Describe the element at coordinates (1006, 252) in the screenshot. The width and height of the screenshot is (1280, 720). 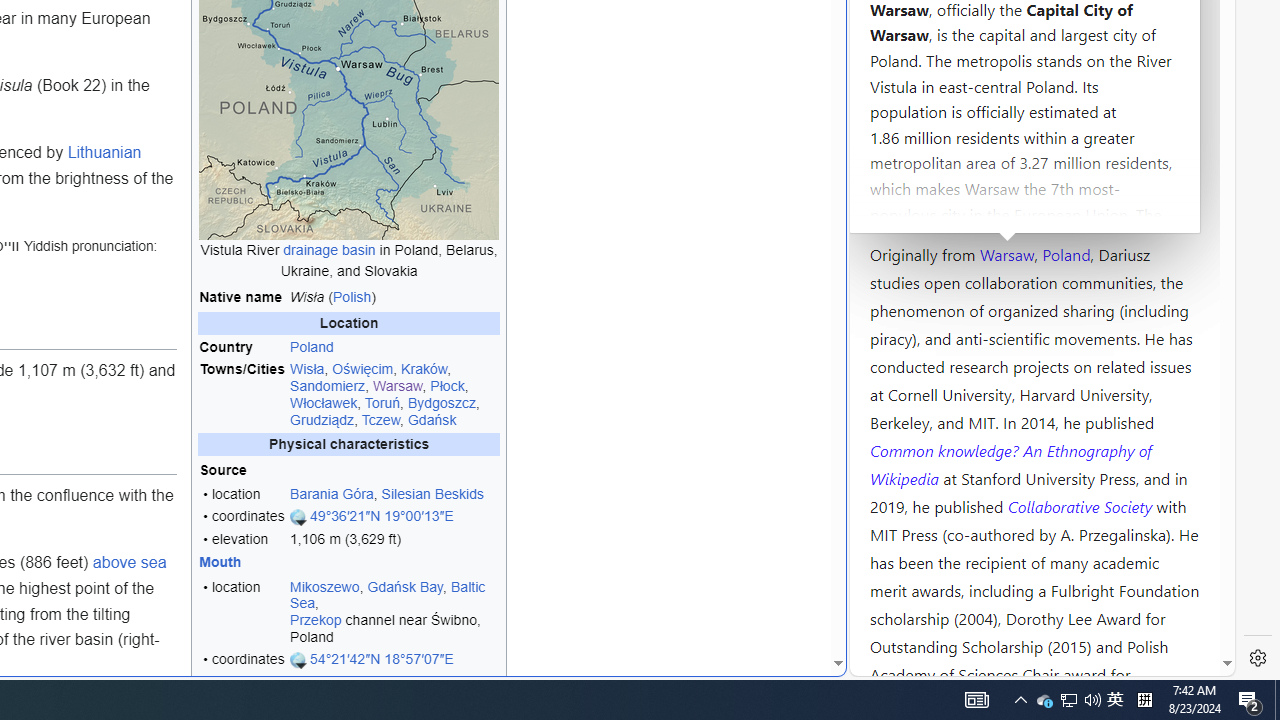
I see `'Warsaw'` at that location.